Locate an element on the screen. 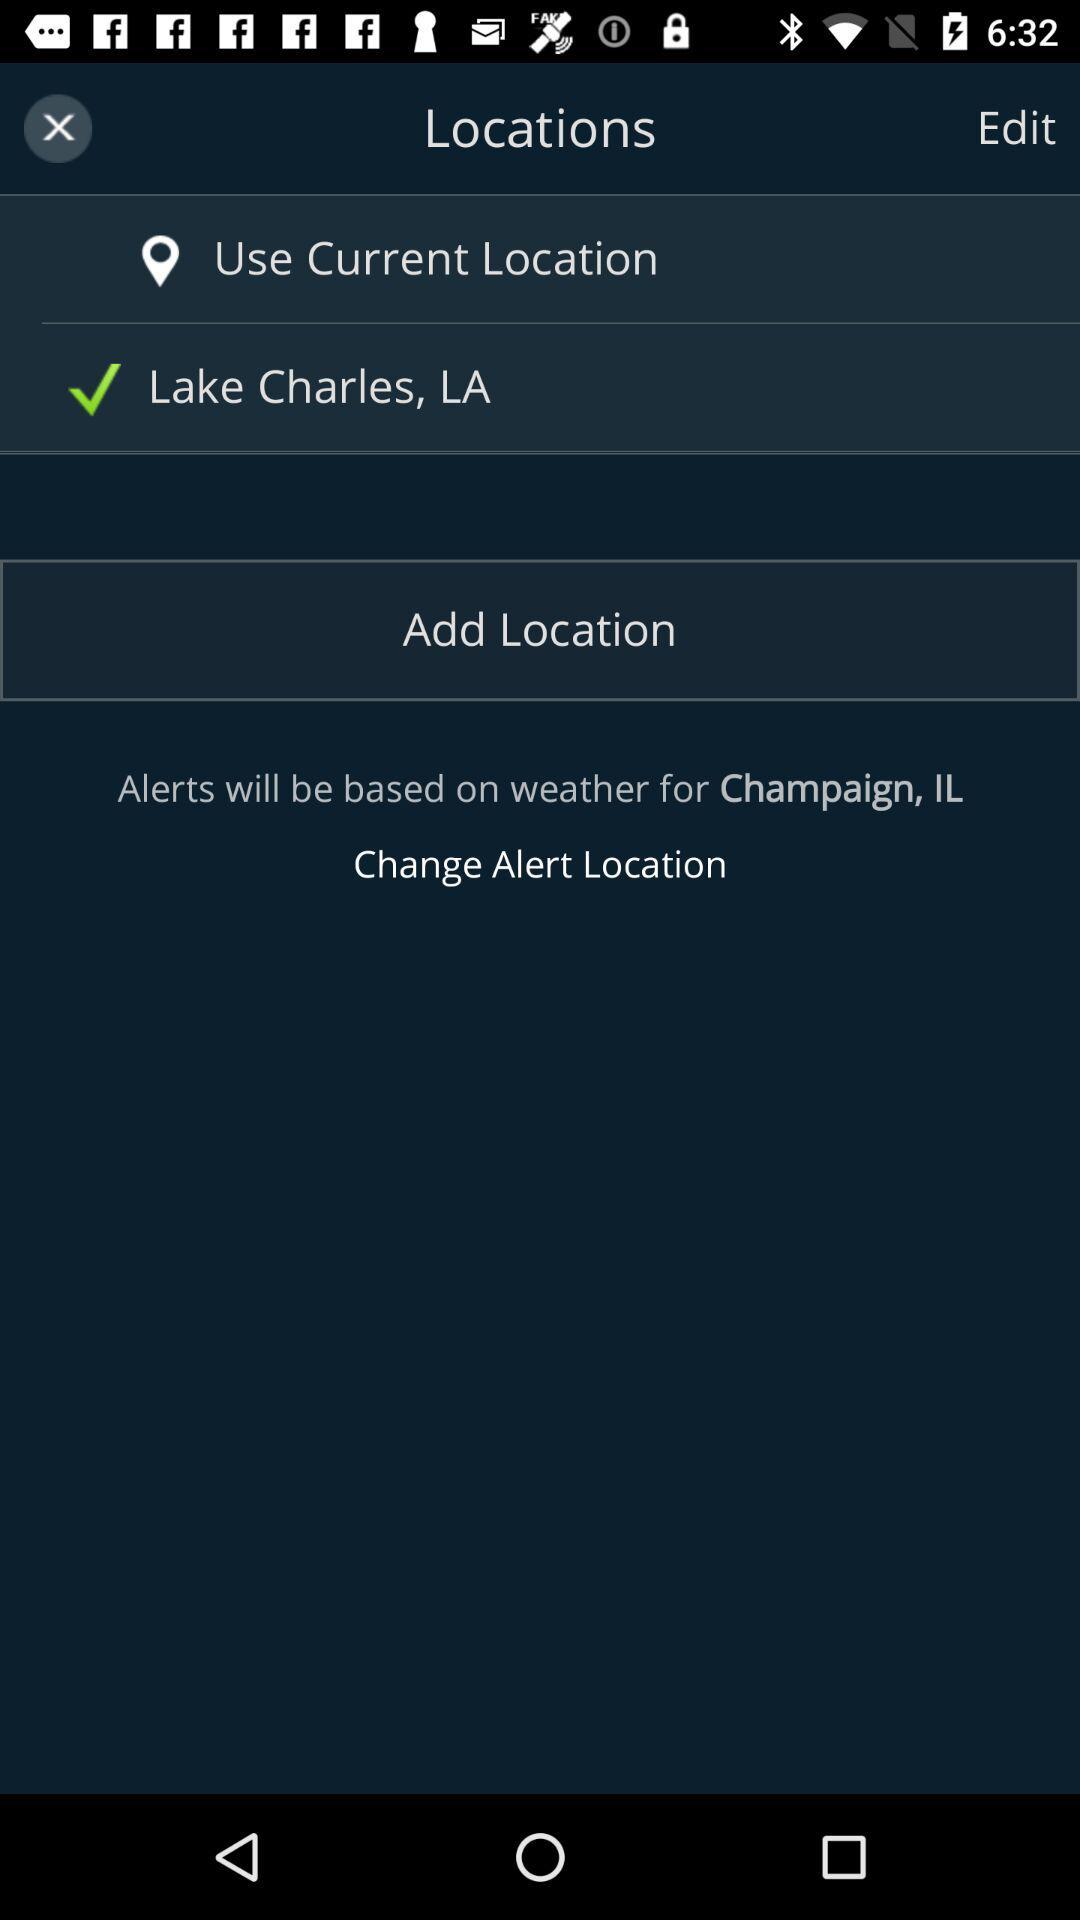  the text use current location is located at coordinates (581, 258).